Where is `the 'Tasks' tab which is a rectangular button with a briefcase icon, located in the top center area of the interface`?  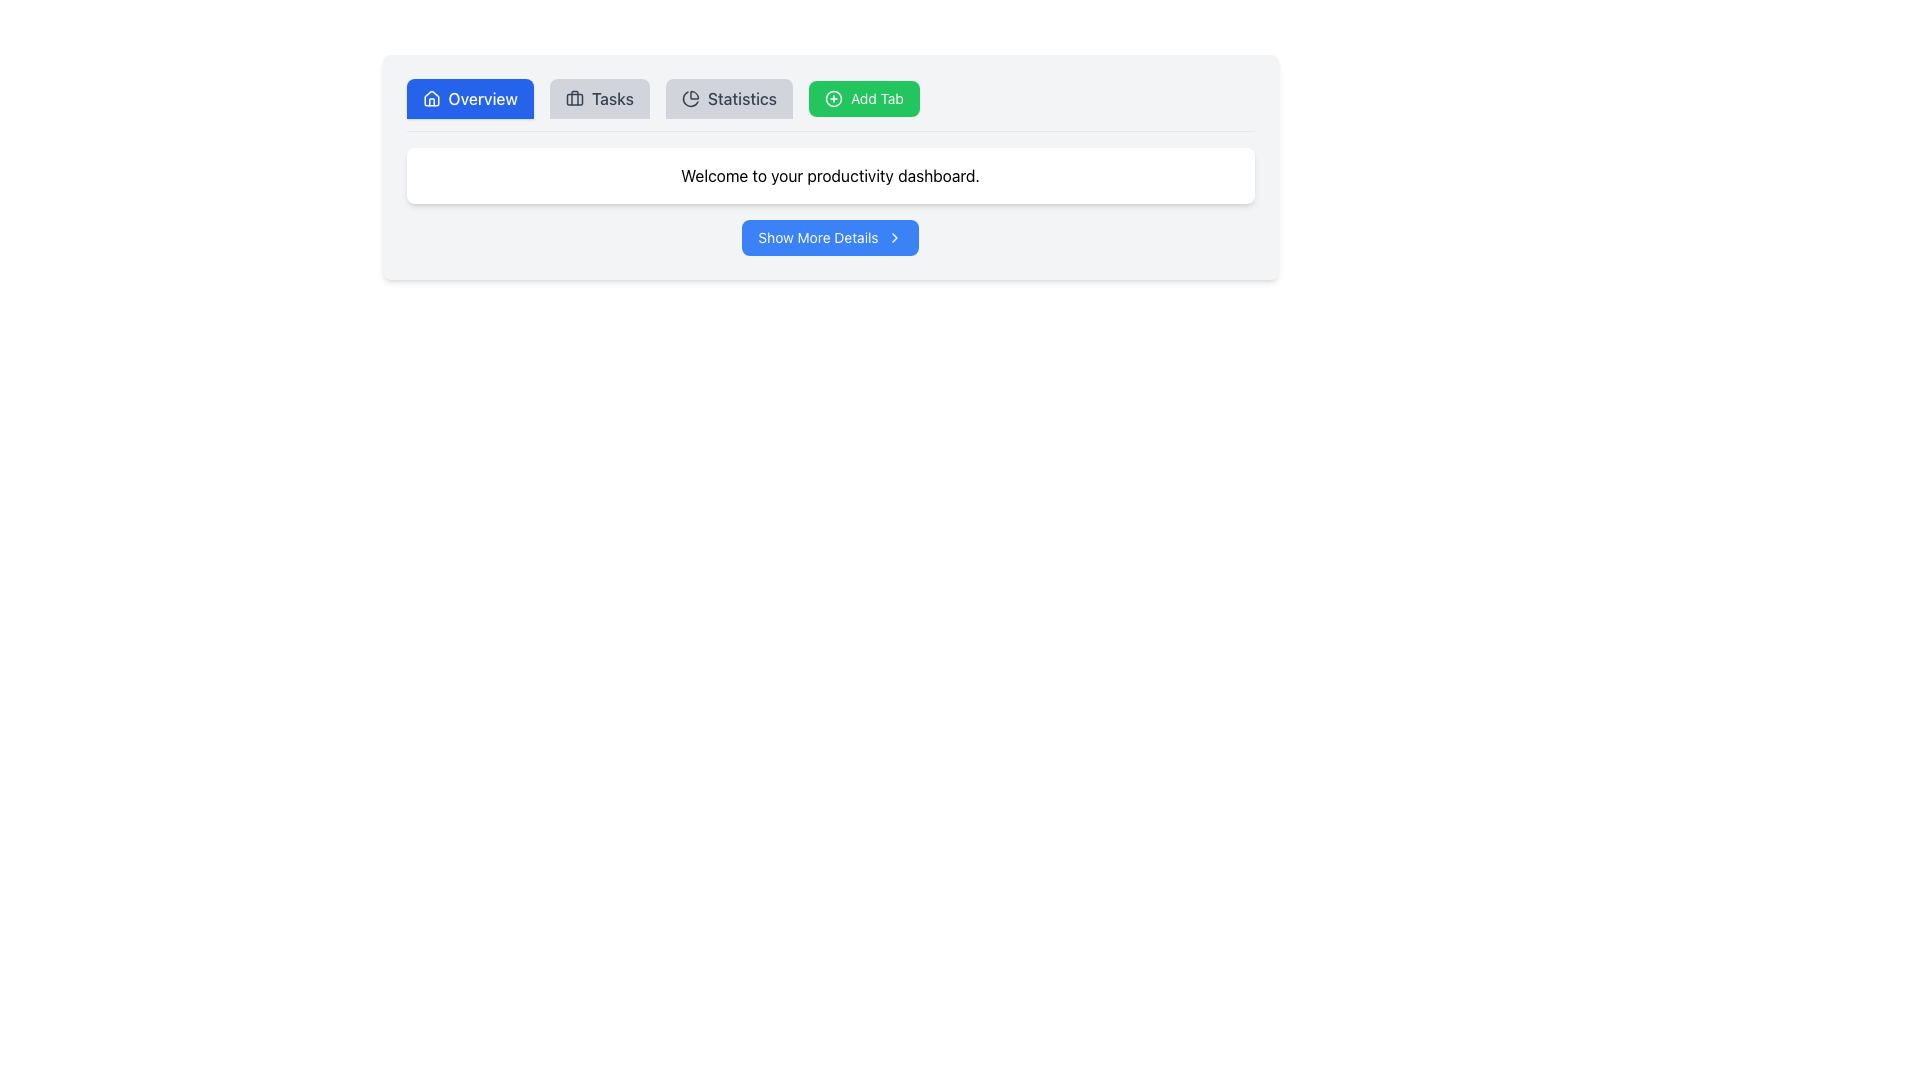 the 'Tasks' tab which is a rectangular button with a briefcase icon, located in the top center area of the interface is located at coordinates (598, 99).